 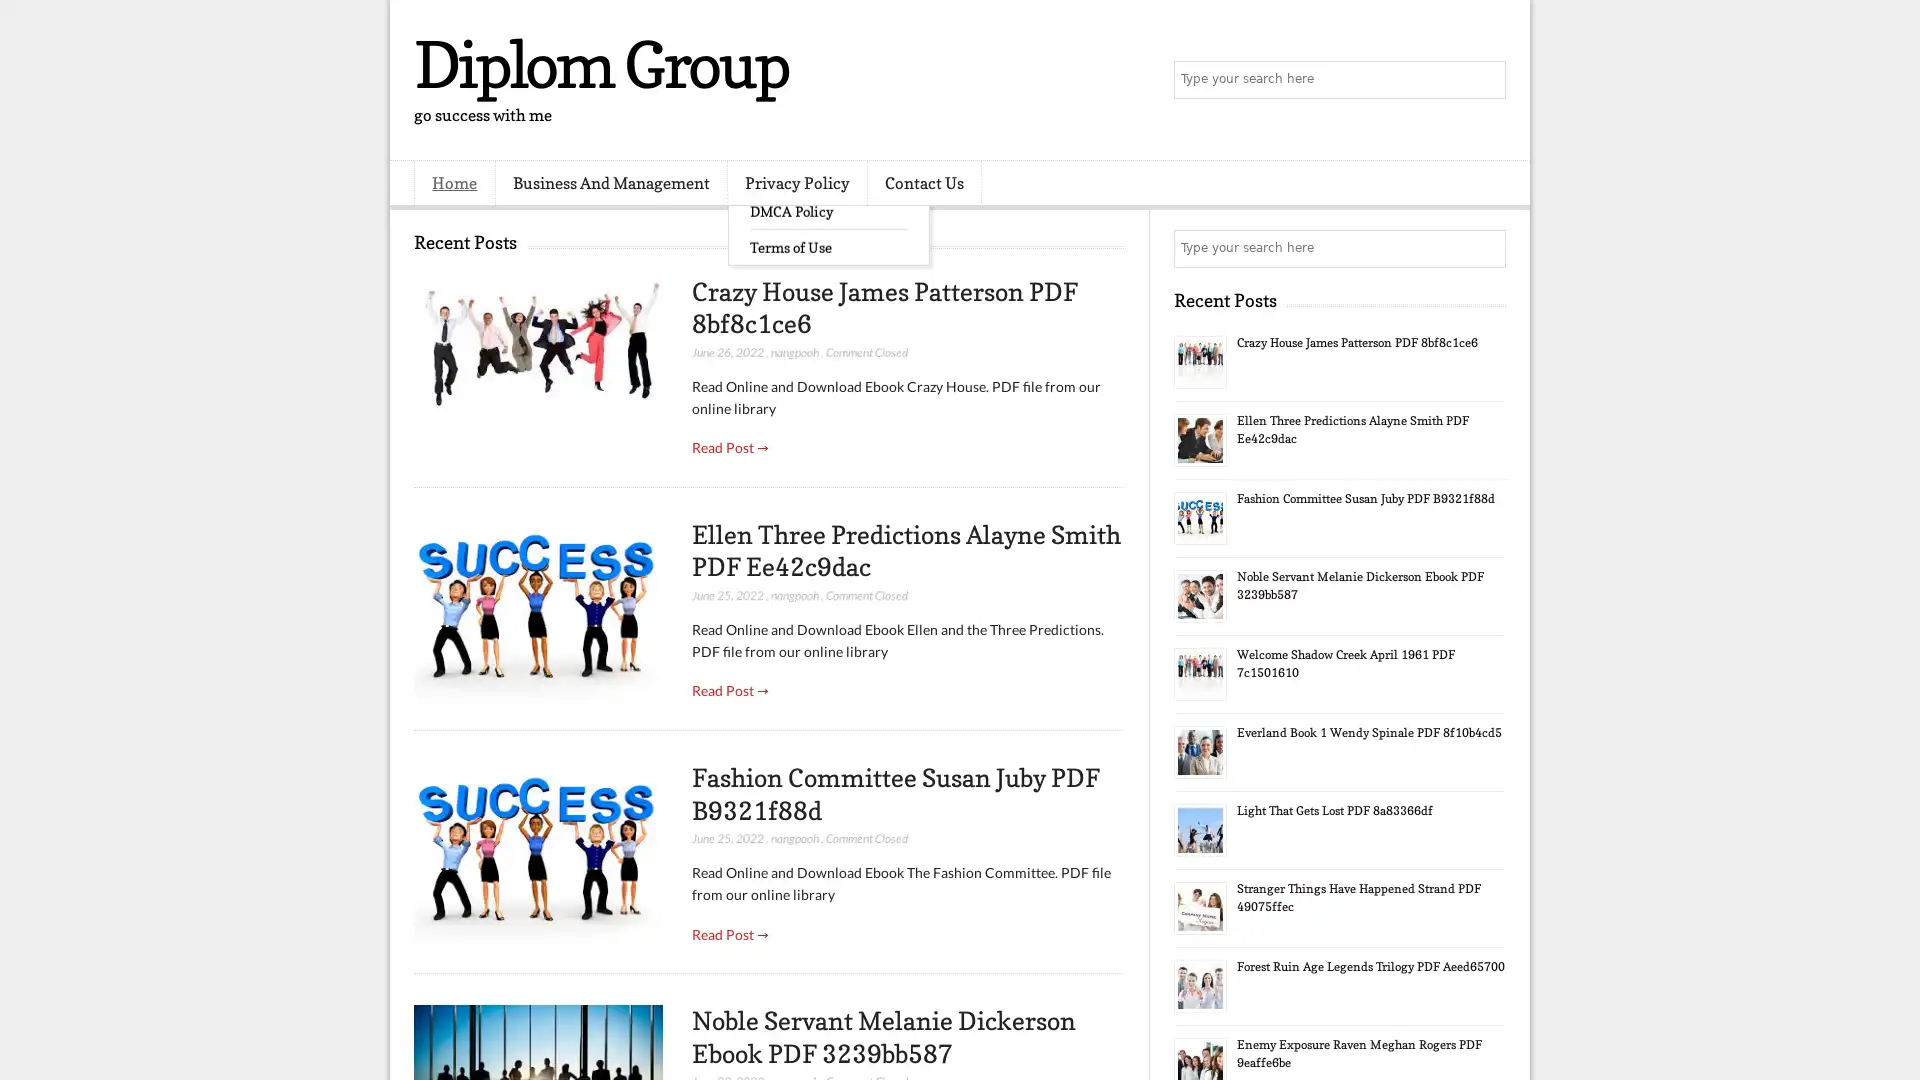 What do you see at coordinates (1485, 248) in the screenshot?
I see `Search` at bounding box center [1485, 248].